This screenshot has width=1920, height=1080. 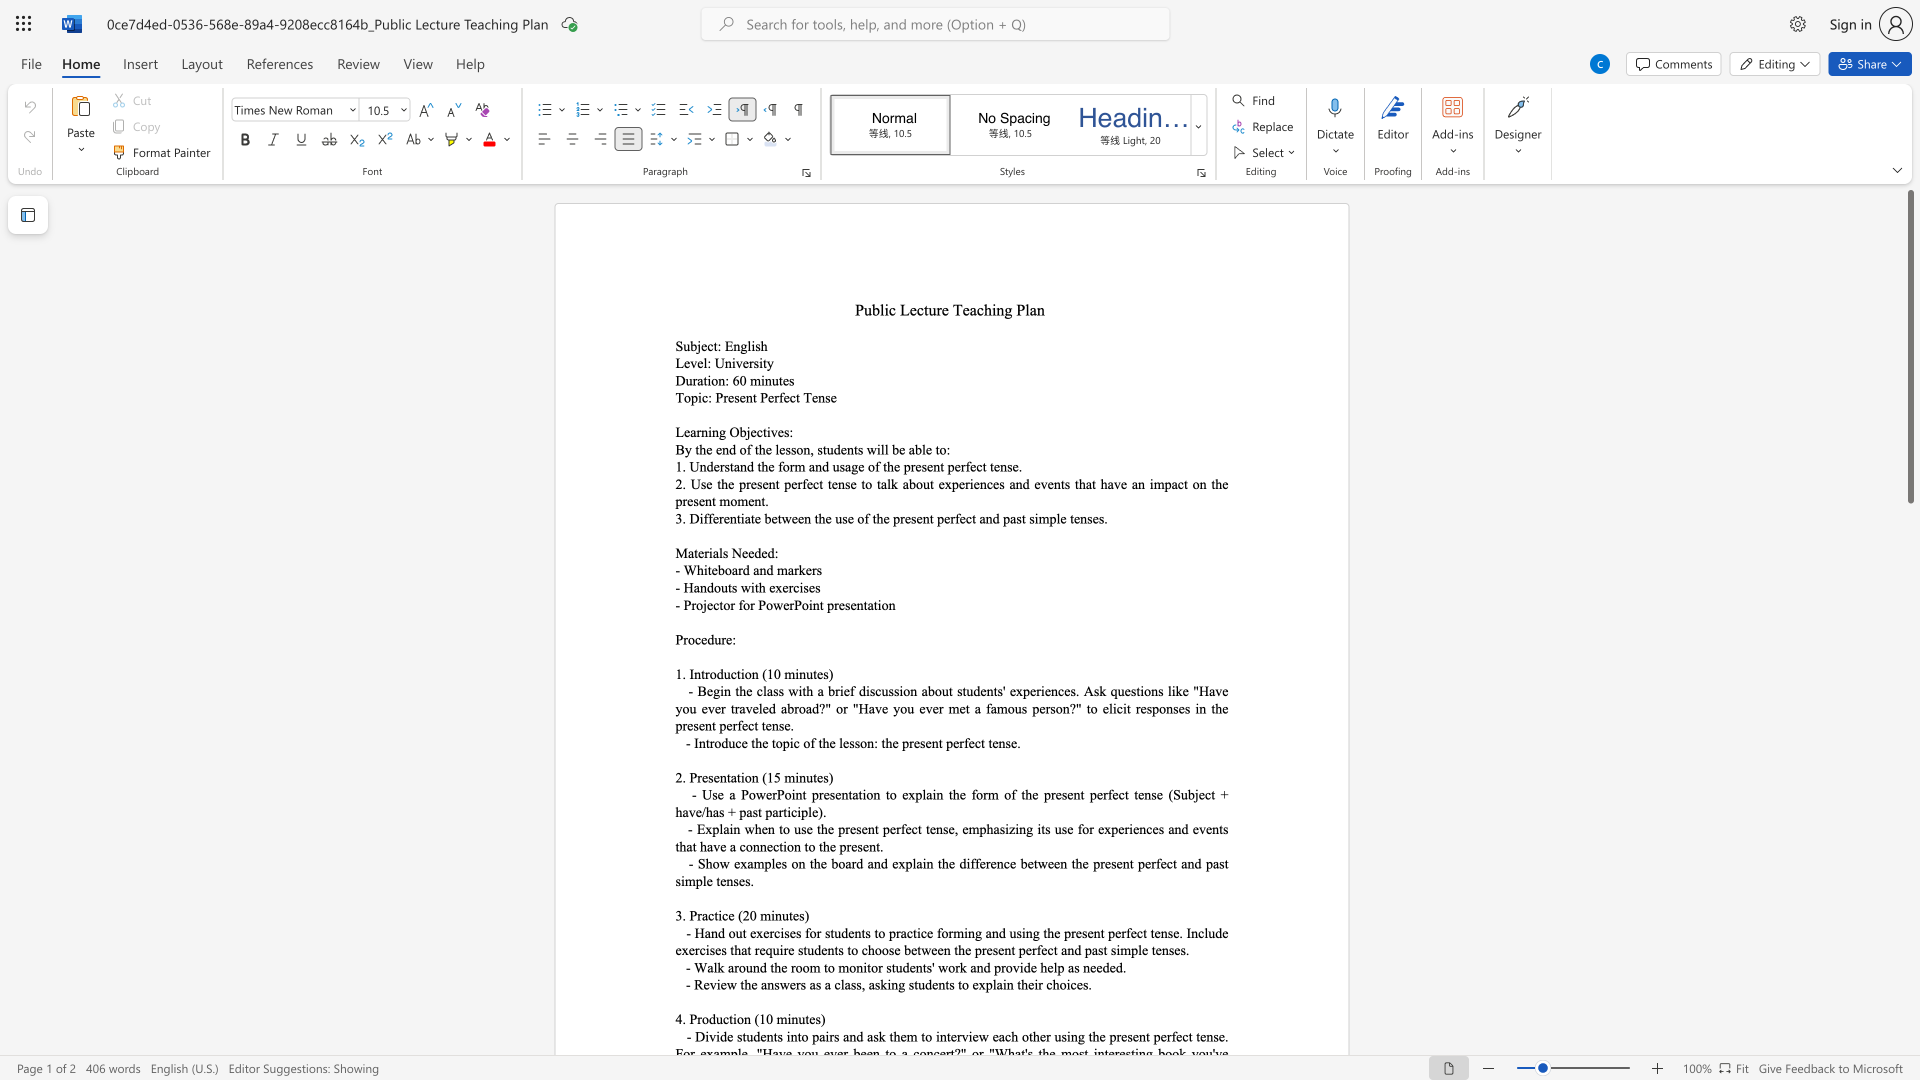 What do you see at coordinates (710, 776) in the screenshot?
I see `the 1th character "s" in the text` at bounding box center [710, 776].